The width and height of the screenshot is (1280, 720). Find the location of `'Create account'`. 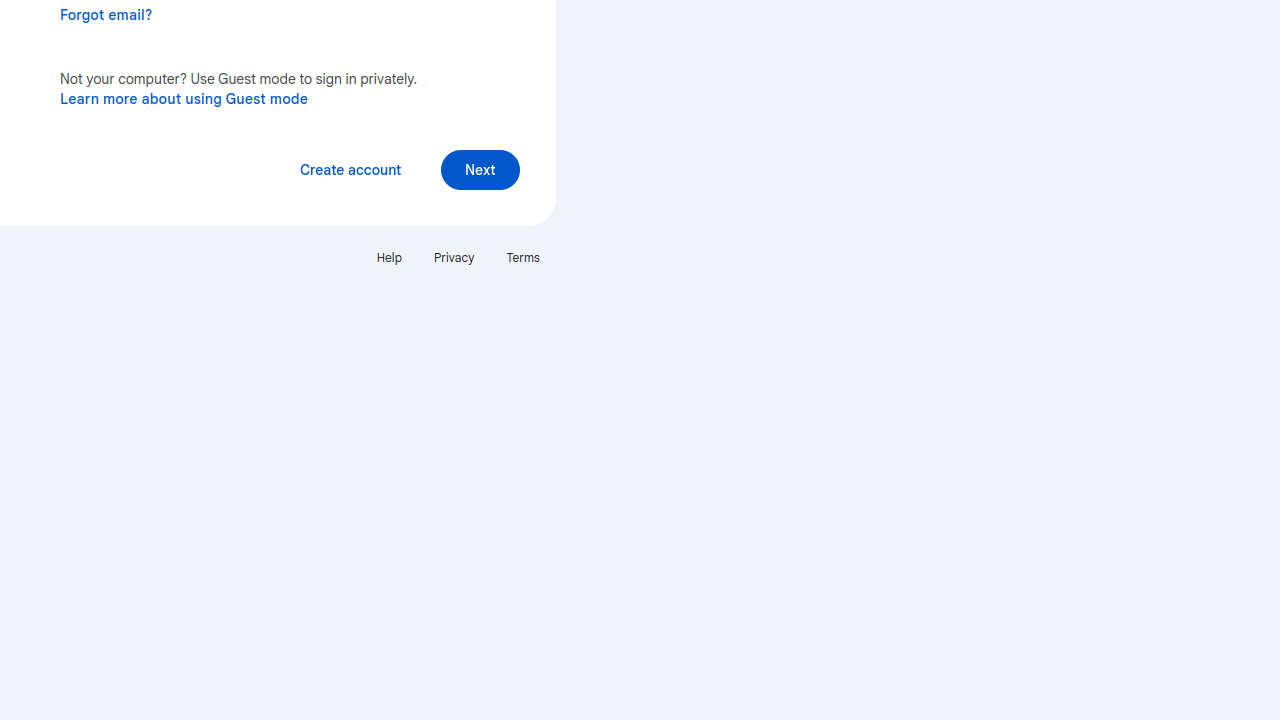

'Create account' is located at coordinates (350, 168).